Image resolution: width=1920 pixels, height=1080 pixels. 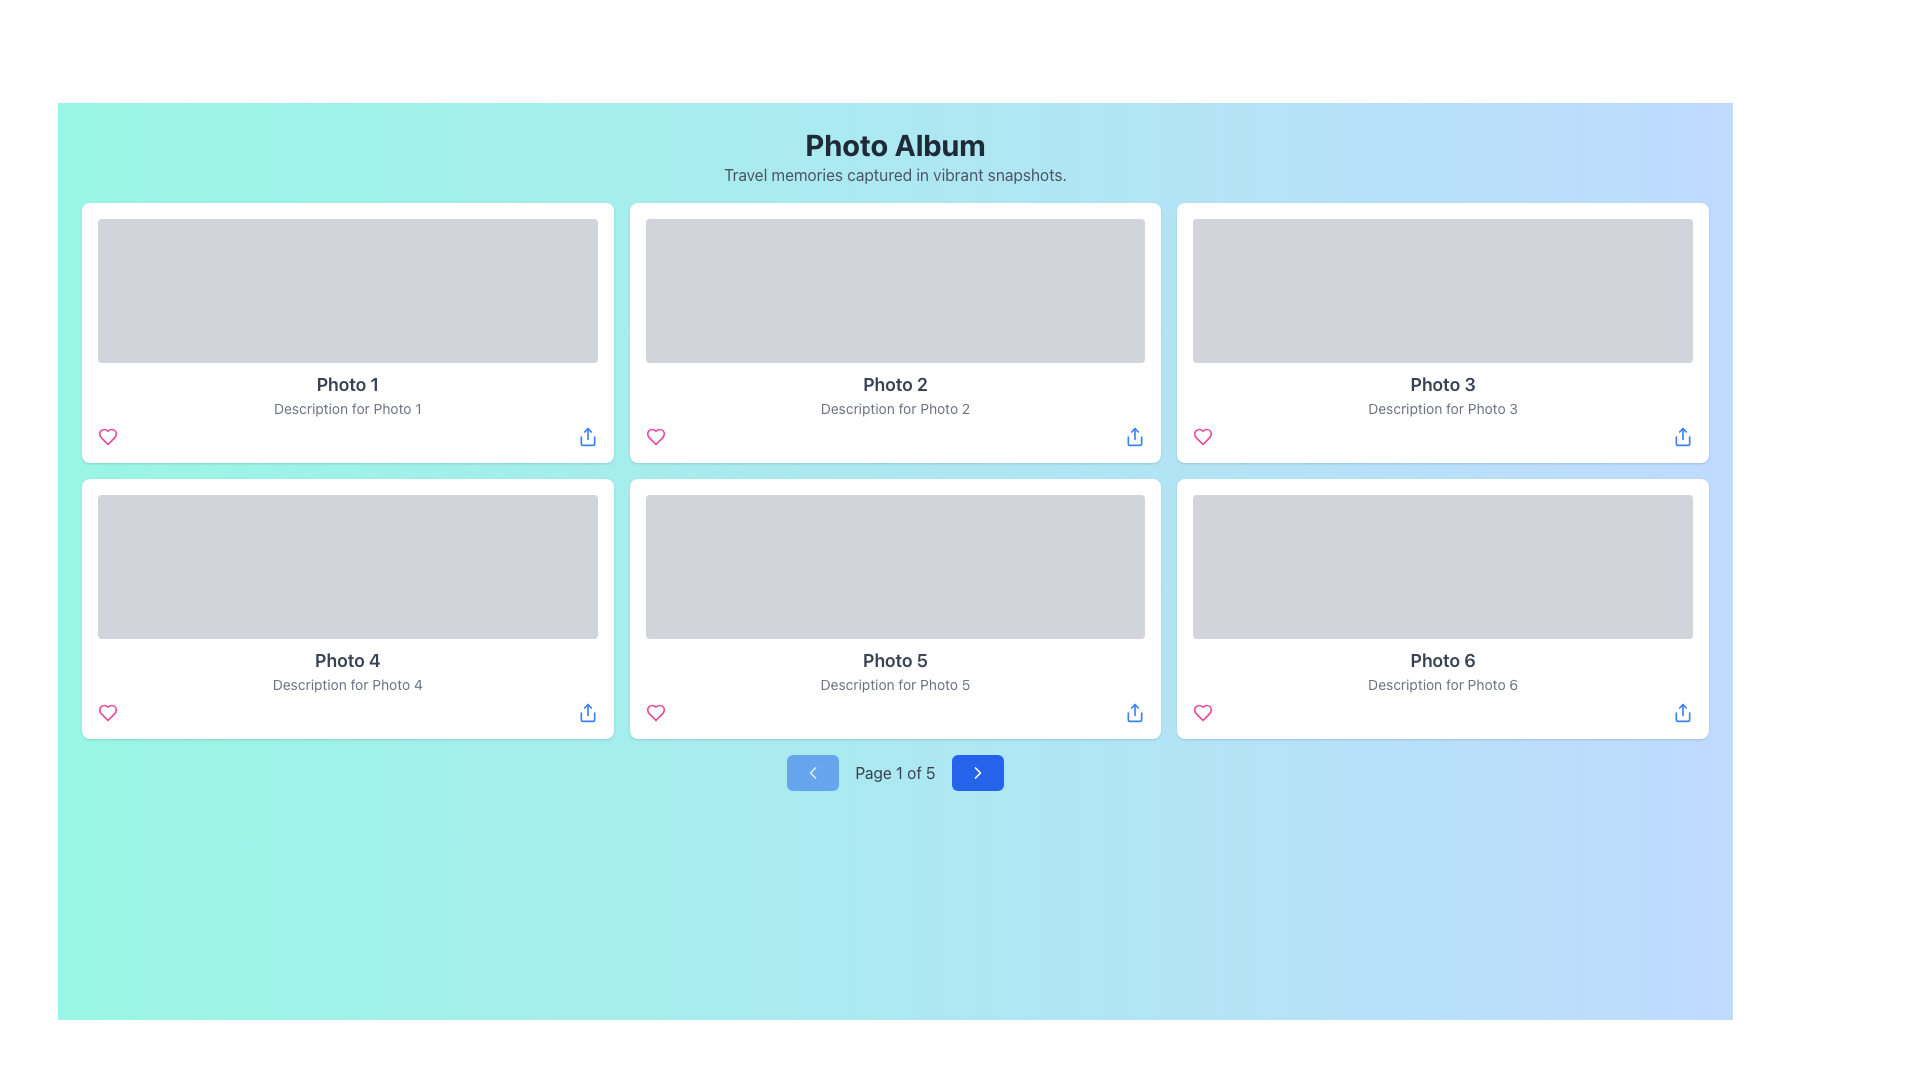 I want to click on the heart-shaped button with a pink outline located at the bottom-left corner of the Photo 5 card in the photo grid to mark it as a favorite, so click(x=655, y=712).